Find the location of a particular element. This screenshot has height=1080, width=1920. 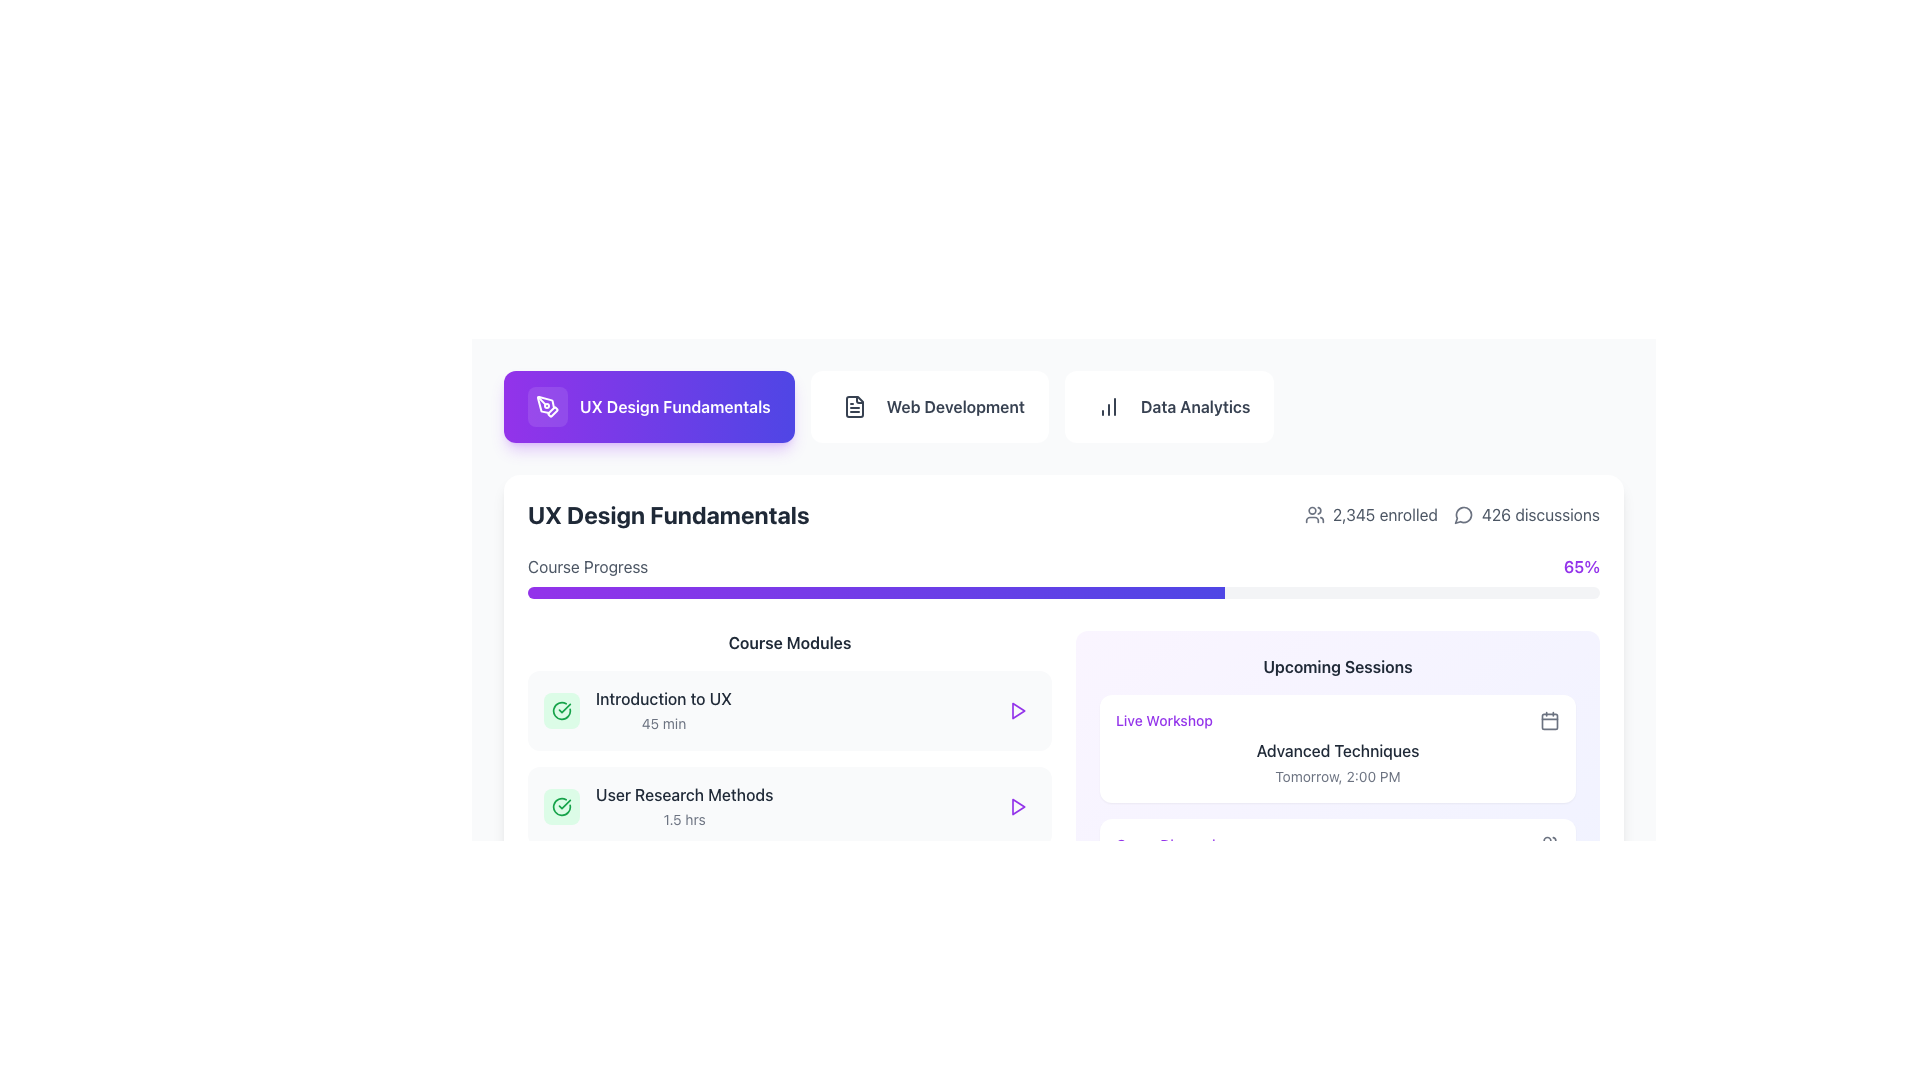

the 'Data Analytics' text label, which is a navigation link in a horizontal navigation section at the top of the page is located at coordinates (1195, 406).